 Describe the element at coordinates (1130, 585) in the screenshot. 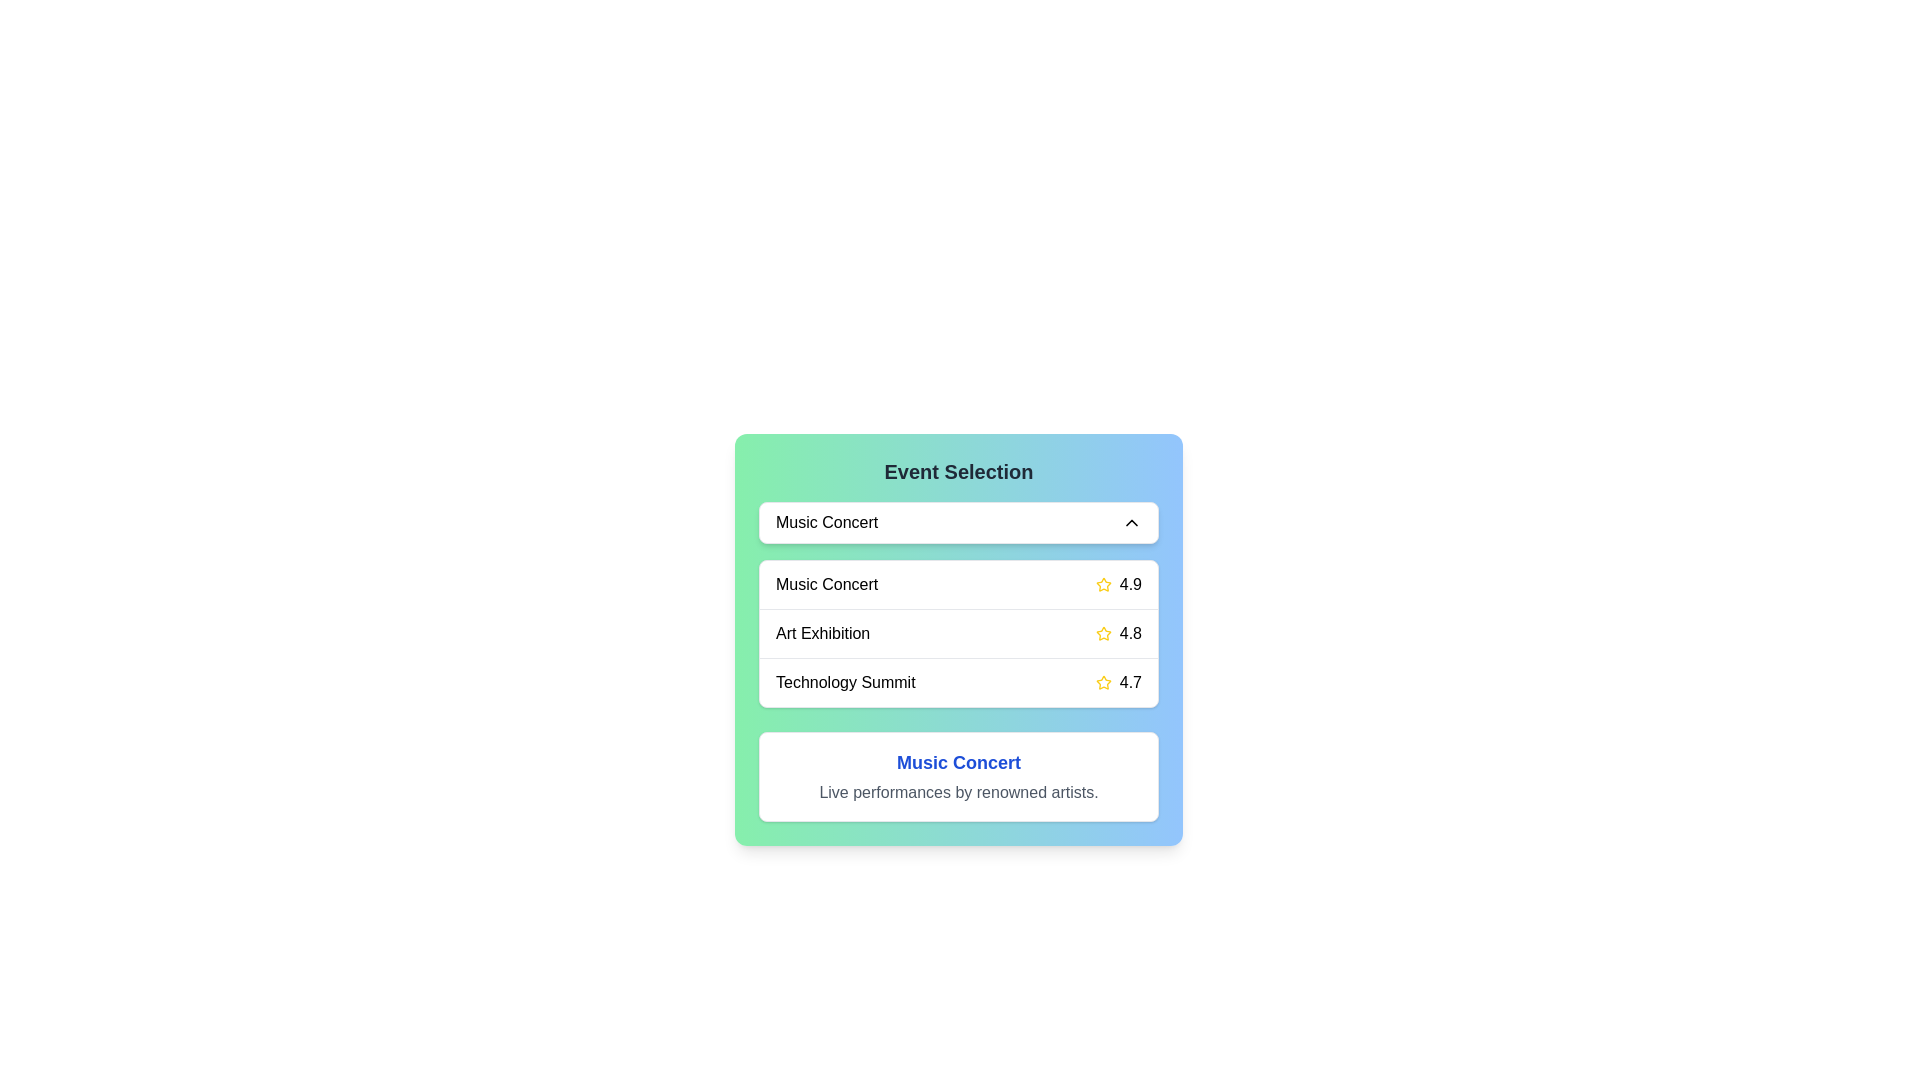

I see `static text displaying the rating value for the 'Music Concert' option, which is located to the right of the star icon in the top-most row of the 'Event Selection' list` at that location.